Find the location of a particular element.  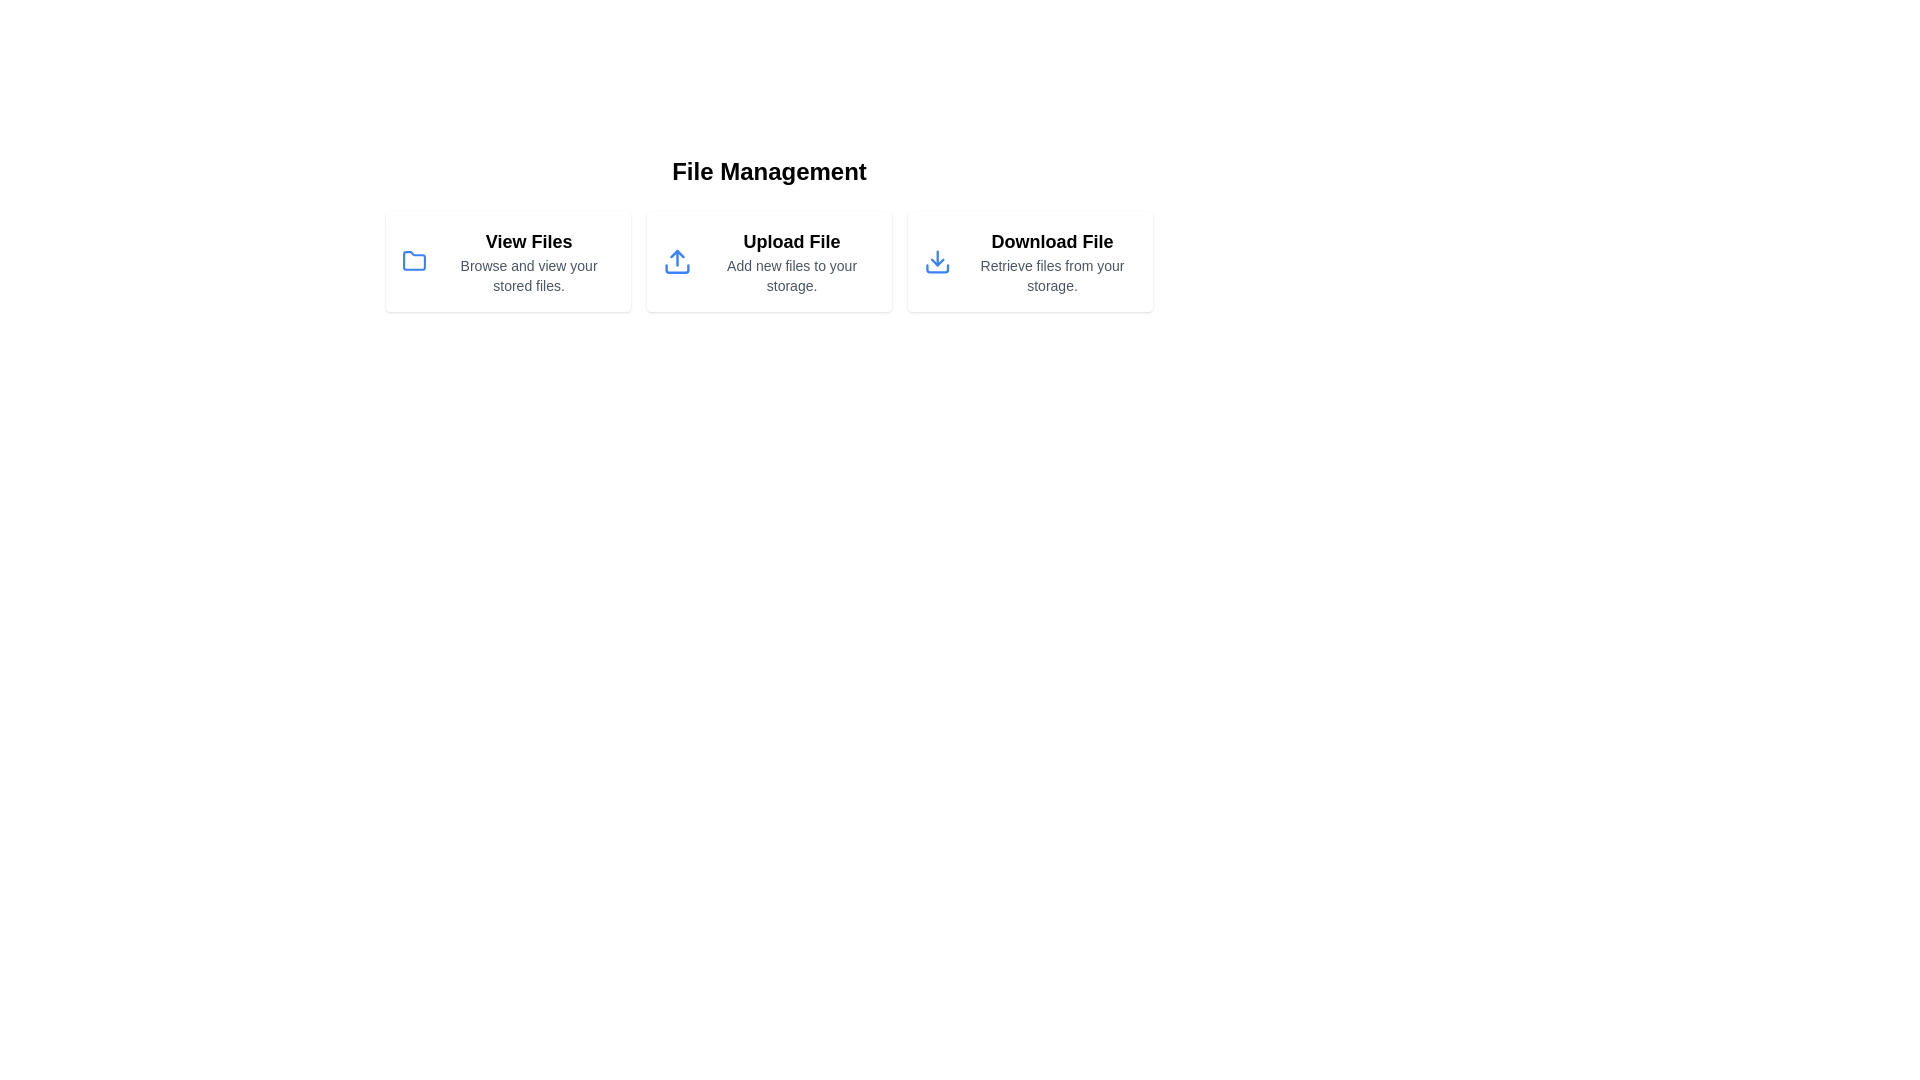

the informational Text block titled 'View Files' that contains the description 'Browse and view your stored files.' is located at coordinates (529, 261).